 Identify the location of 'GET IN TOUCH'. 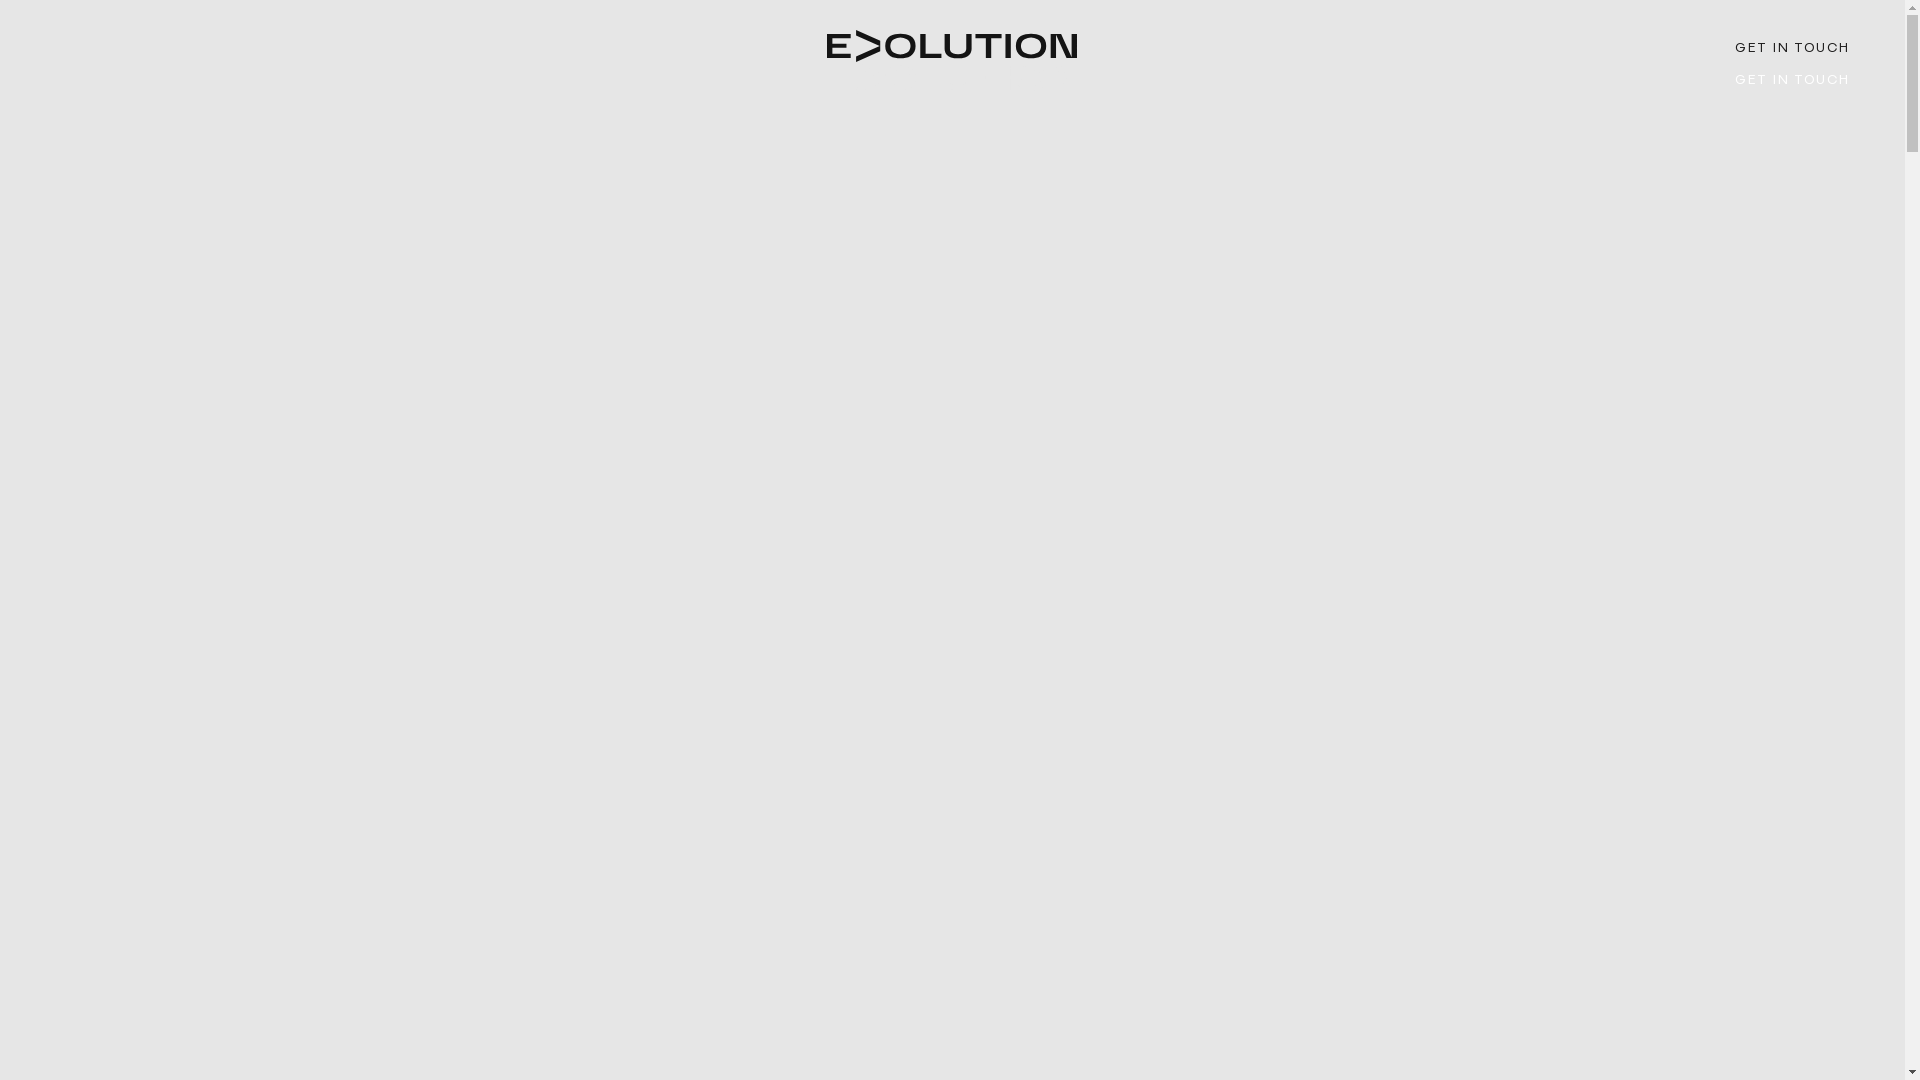
(1792, 45).